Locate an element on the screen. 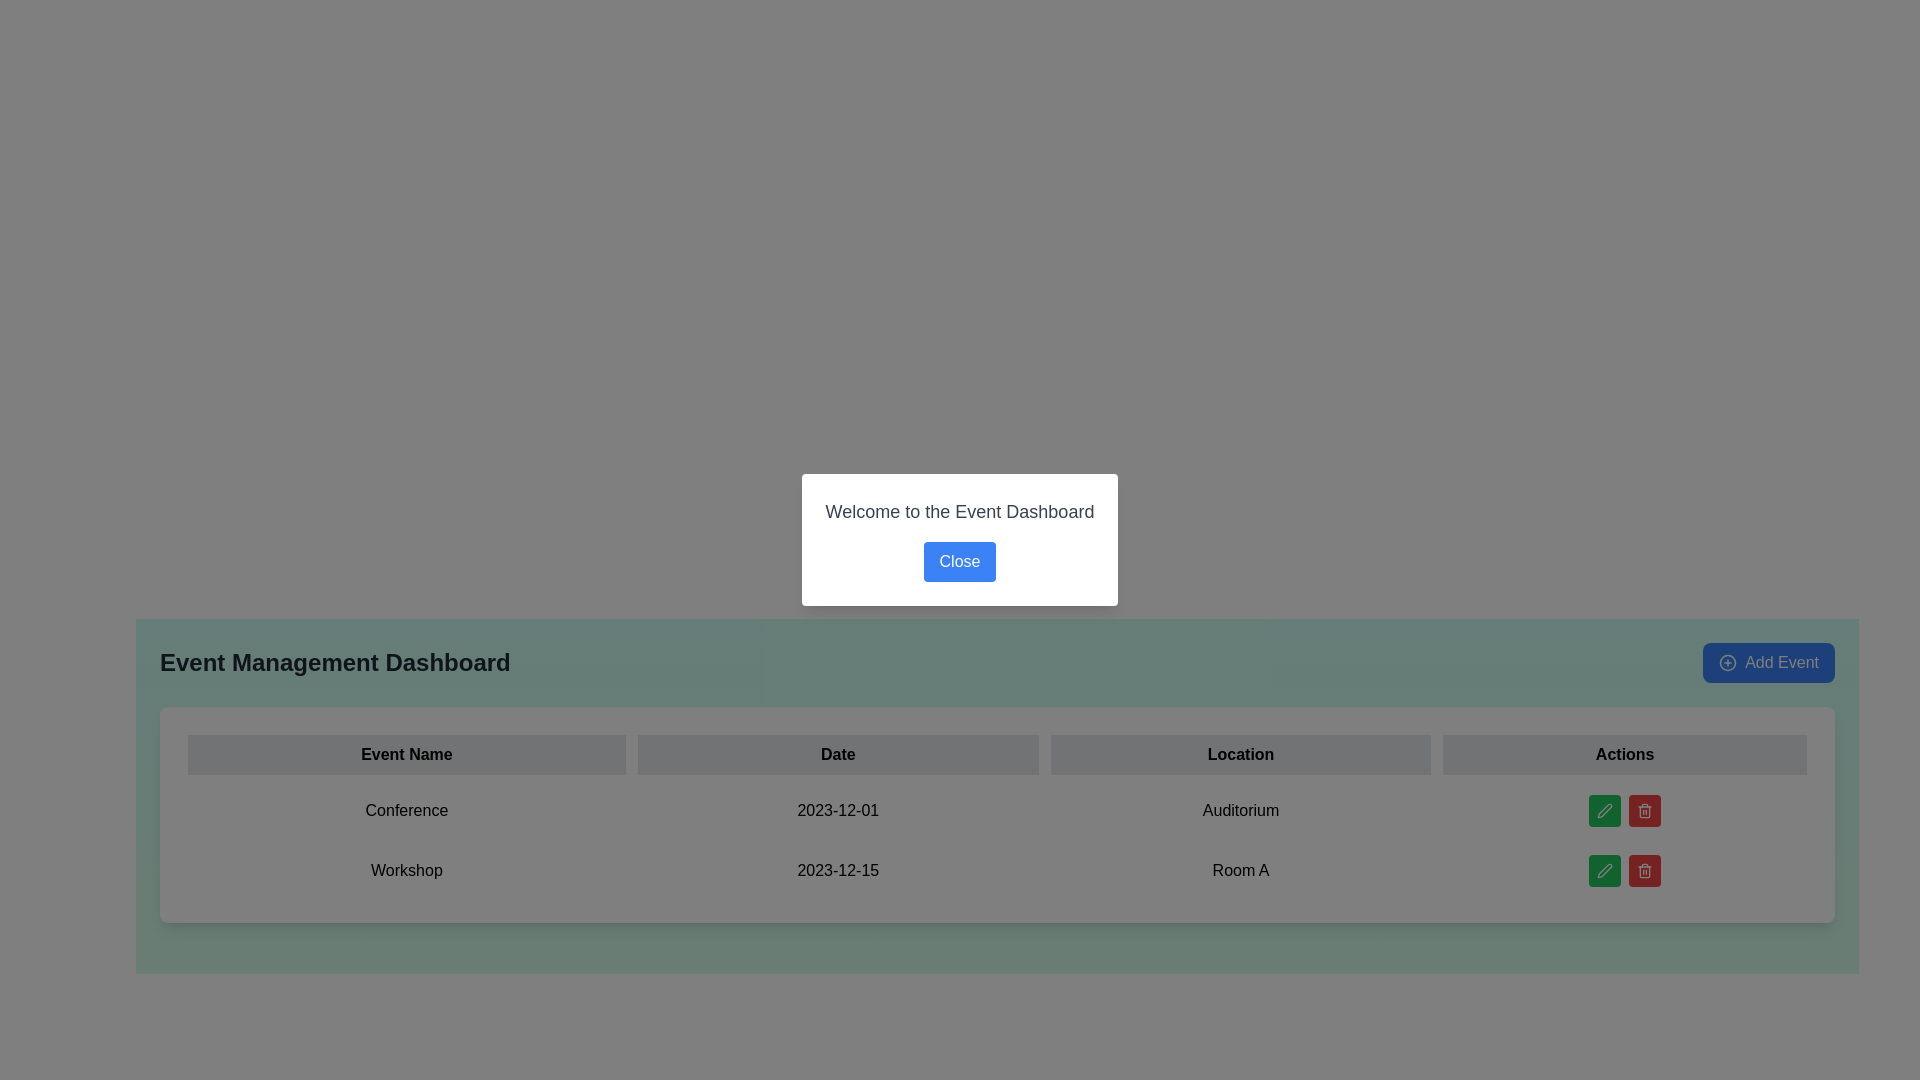  the button in the top-right corner of the 'Event Management Dashboard' is located at coordinates (1769, 663).